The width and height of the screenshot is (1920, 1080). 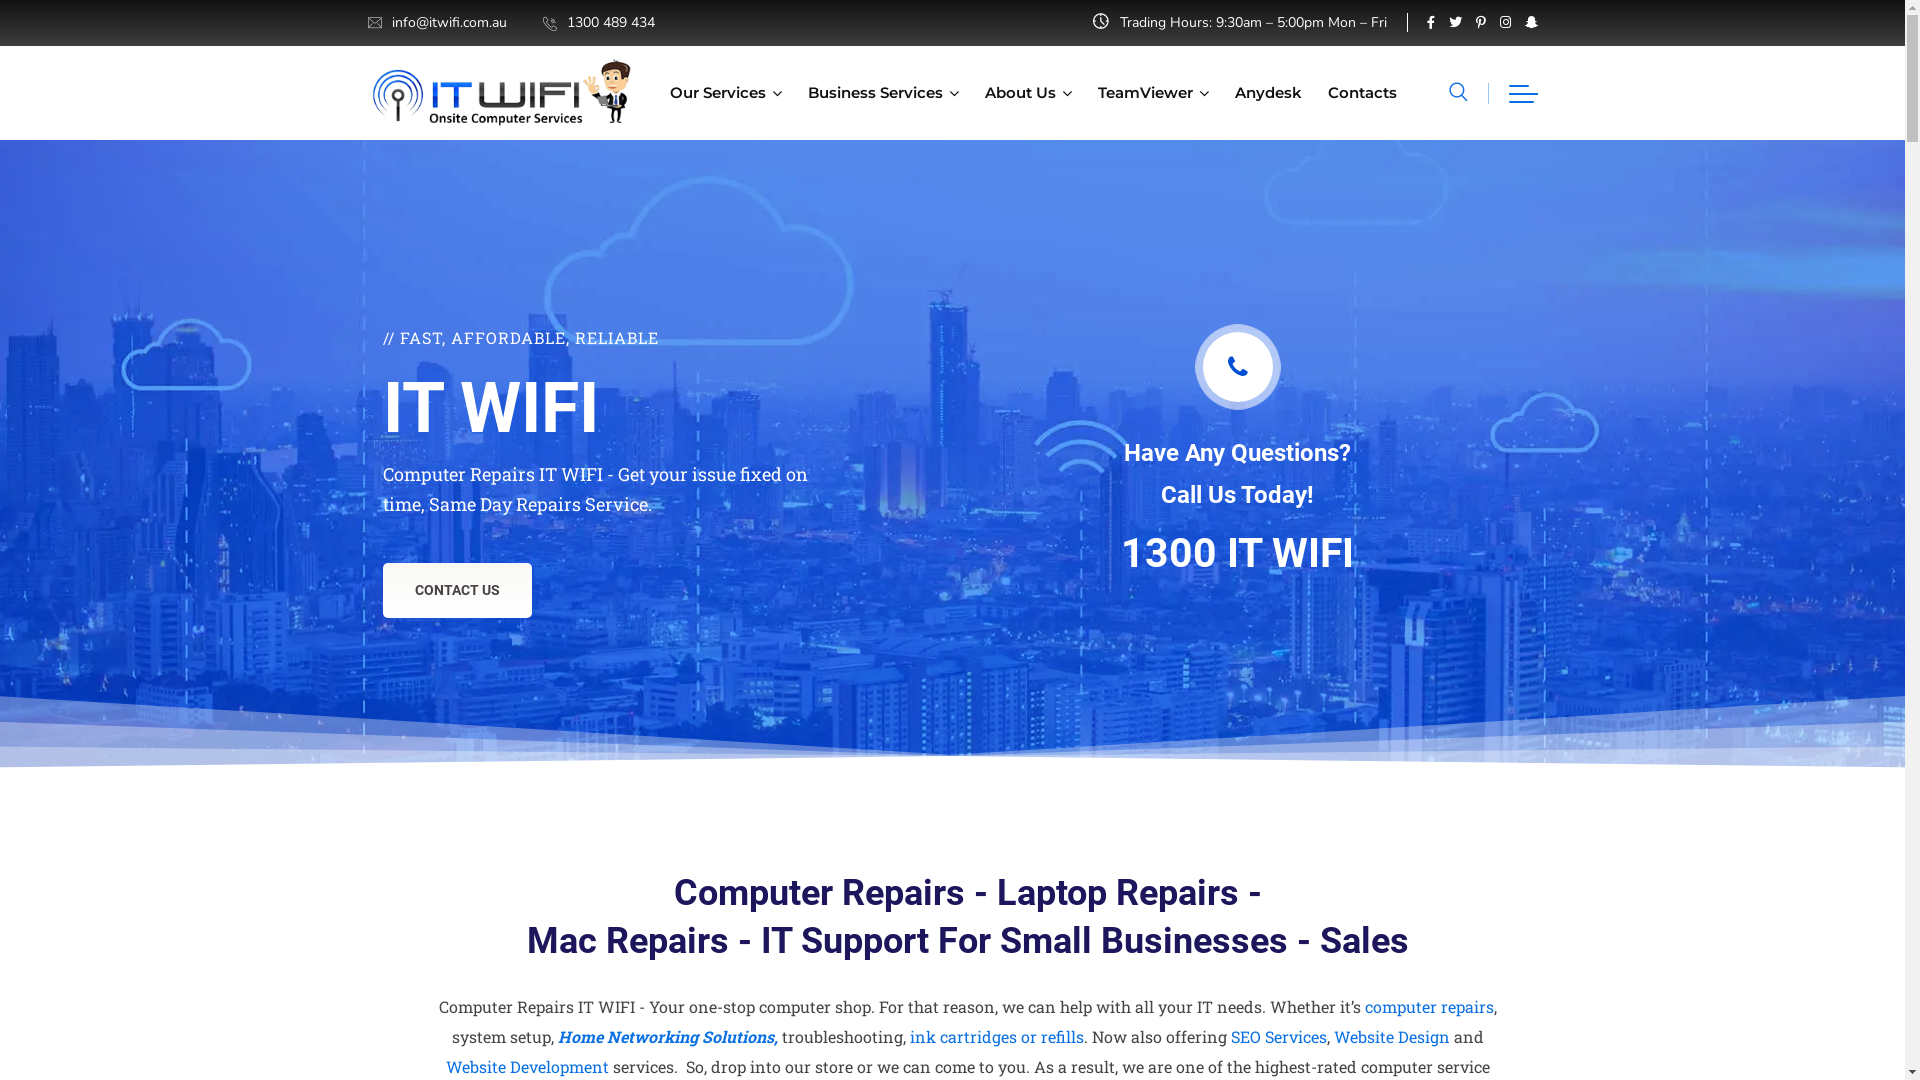 What do you see at coordinates (997, 1035) in the screenshot?
I see `'ink cartridges or refills'` at bounding box center [997, 1035].